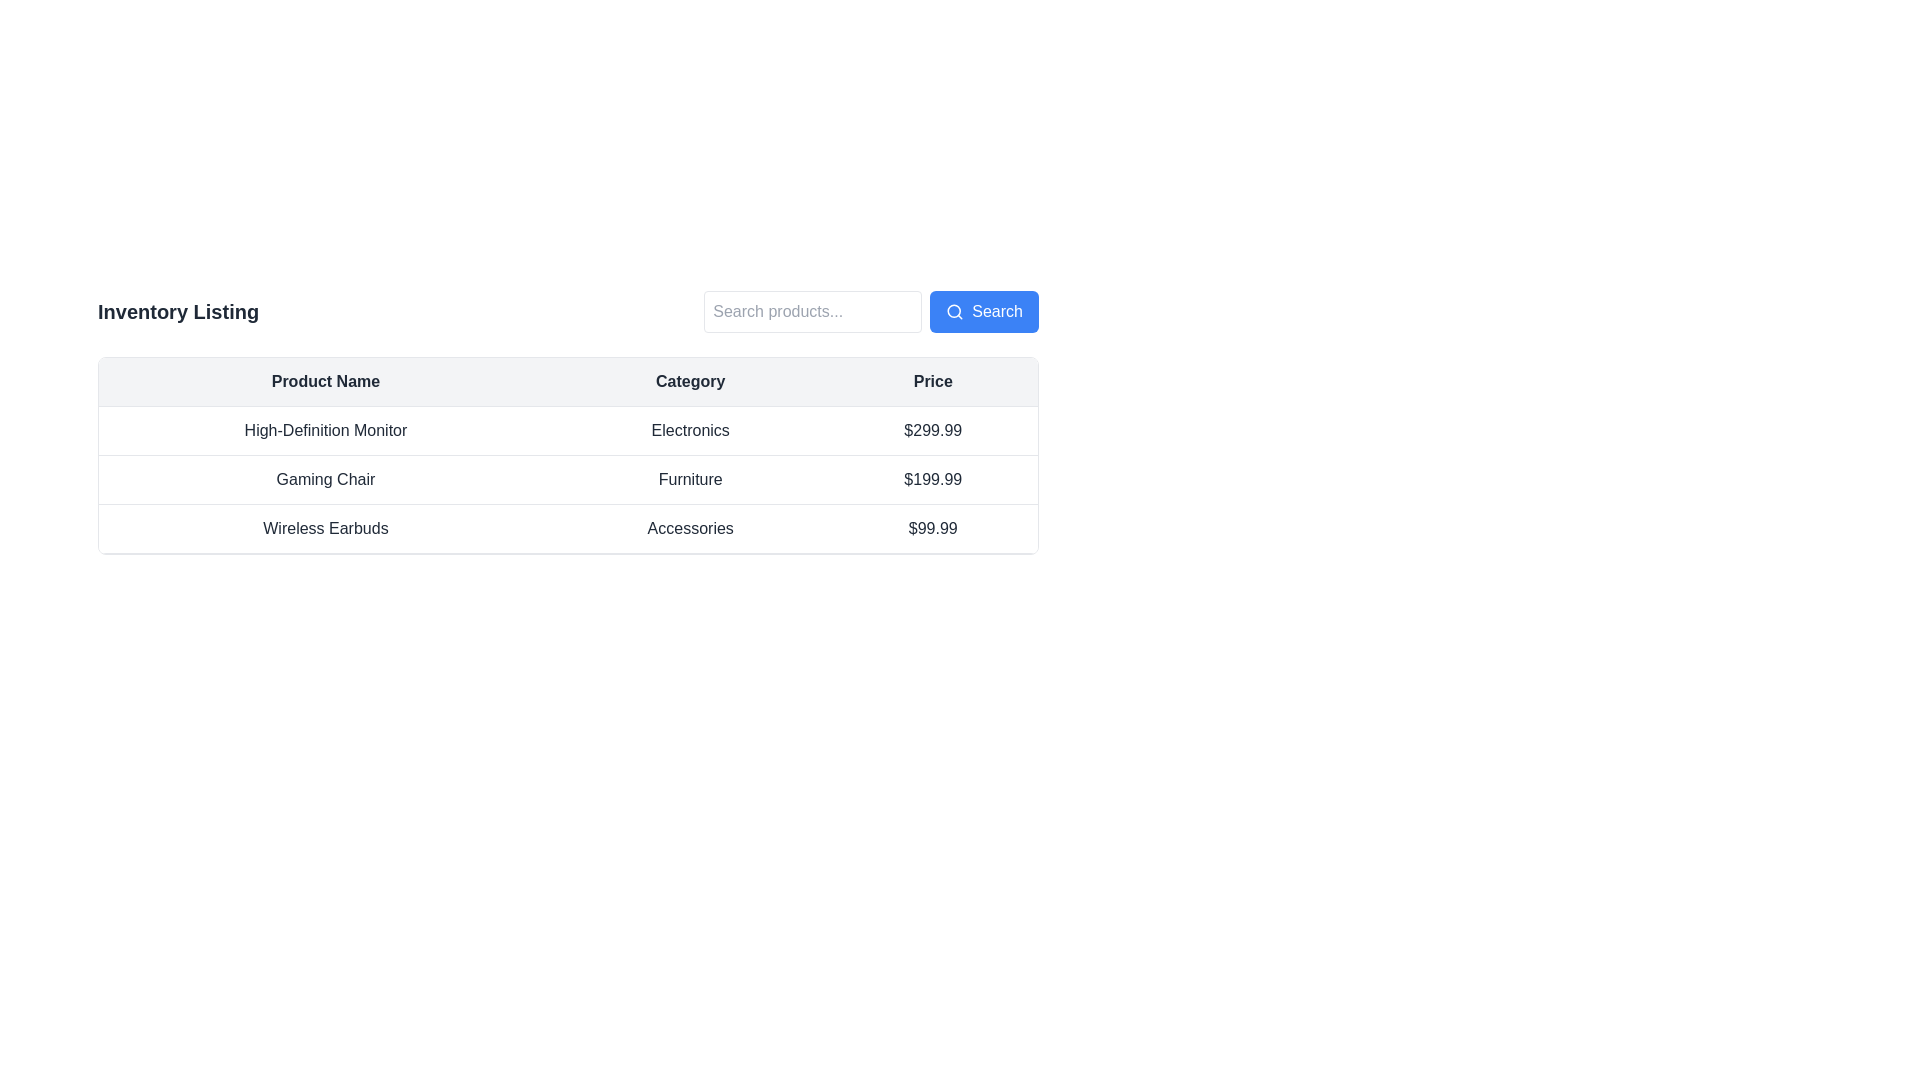  What do you see at coordinates (178, 312) in the screenshot?
I see `title text element located at the top left of the inventory display area` at bounding box center [178, 312].